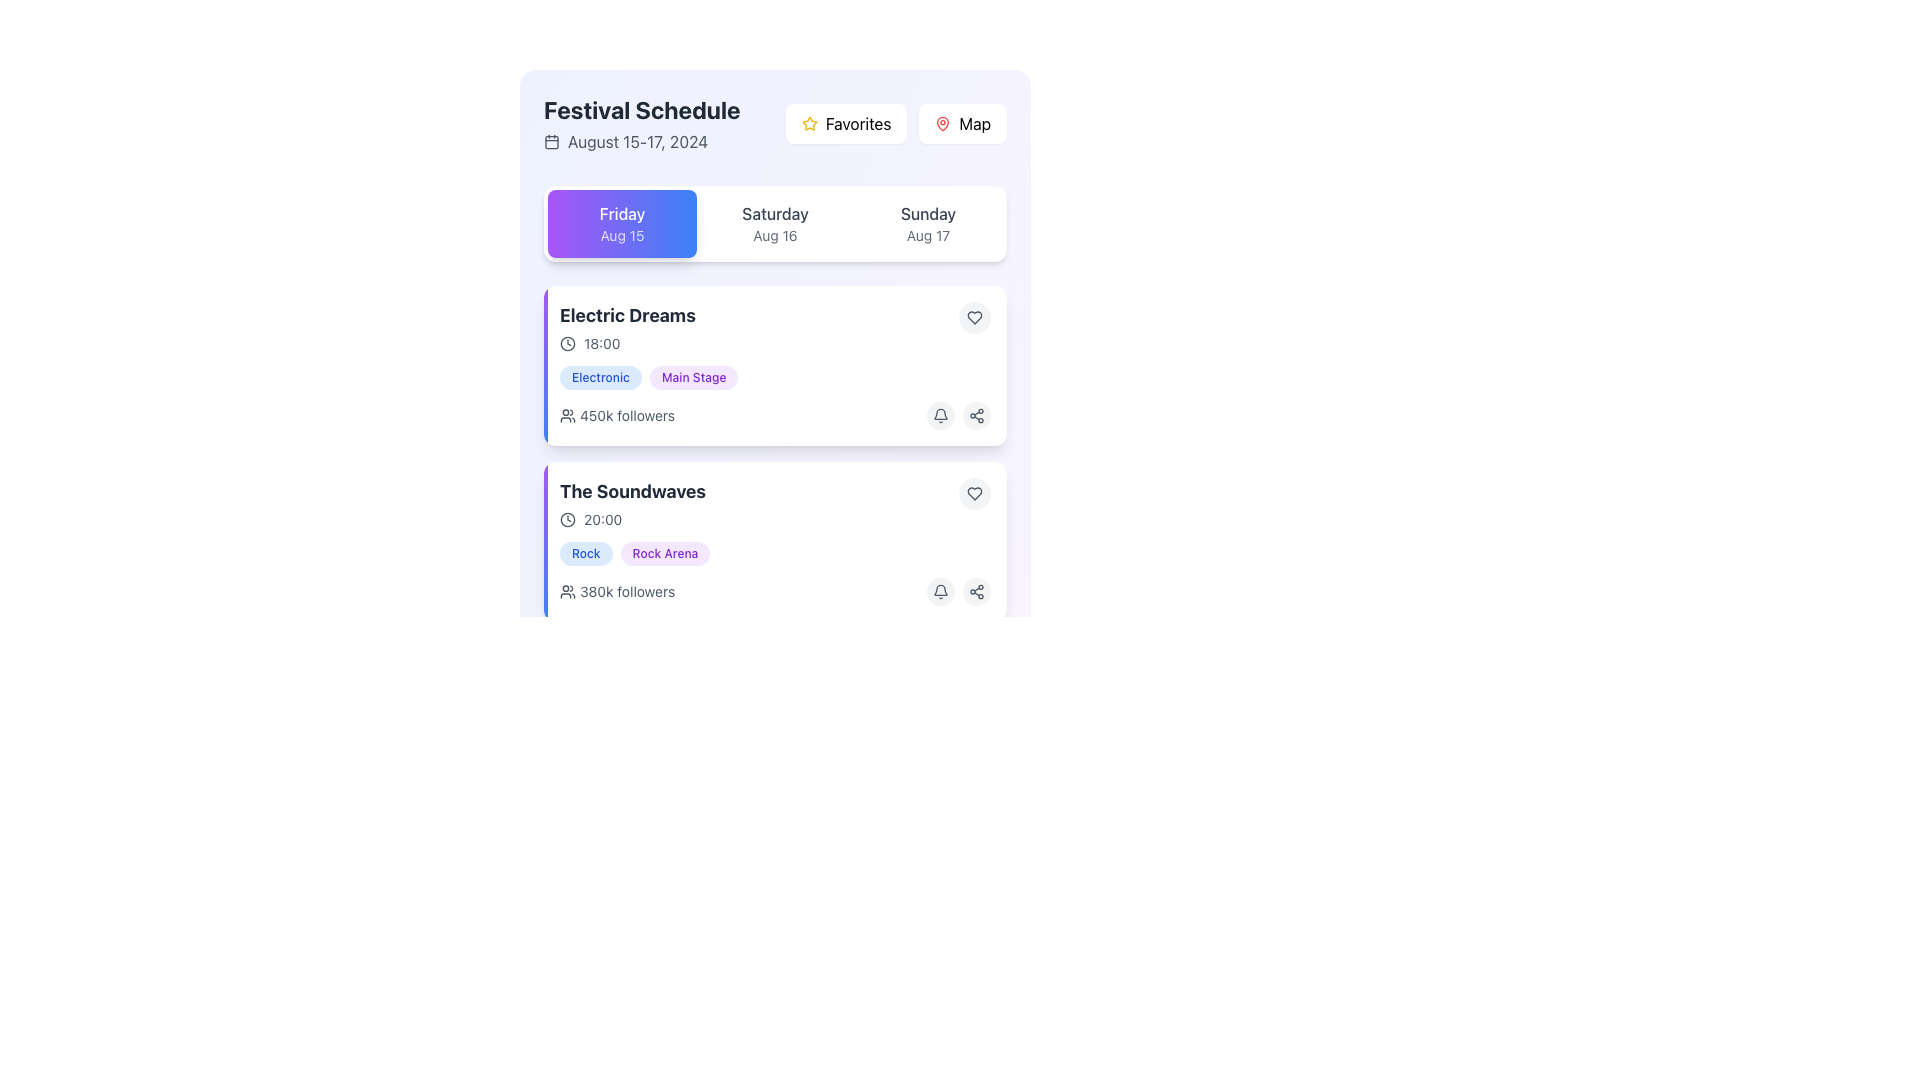  What do you see at coordinates (810, 123) in the screenshot?
I see `the golden star icon within the 'Favorites' button, which is located in the top-right section of the interface near the 'Map' button` at bounding box center [810, 123].